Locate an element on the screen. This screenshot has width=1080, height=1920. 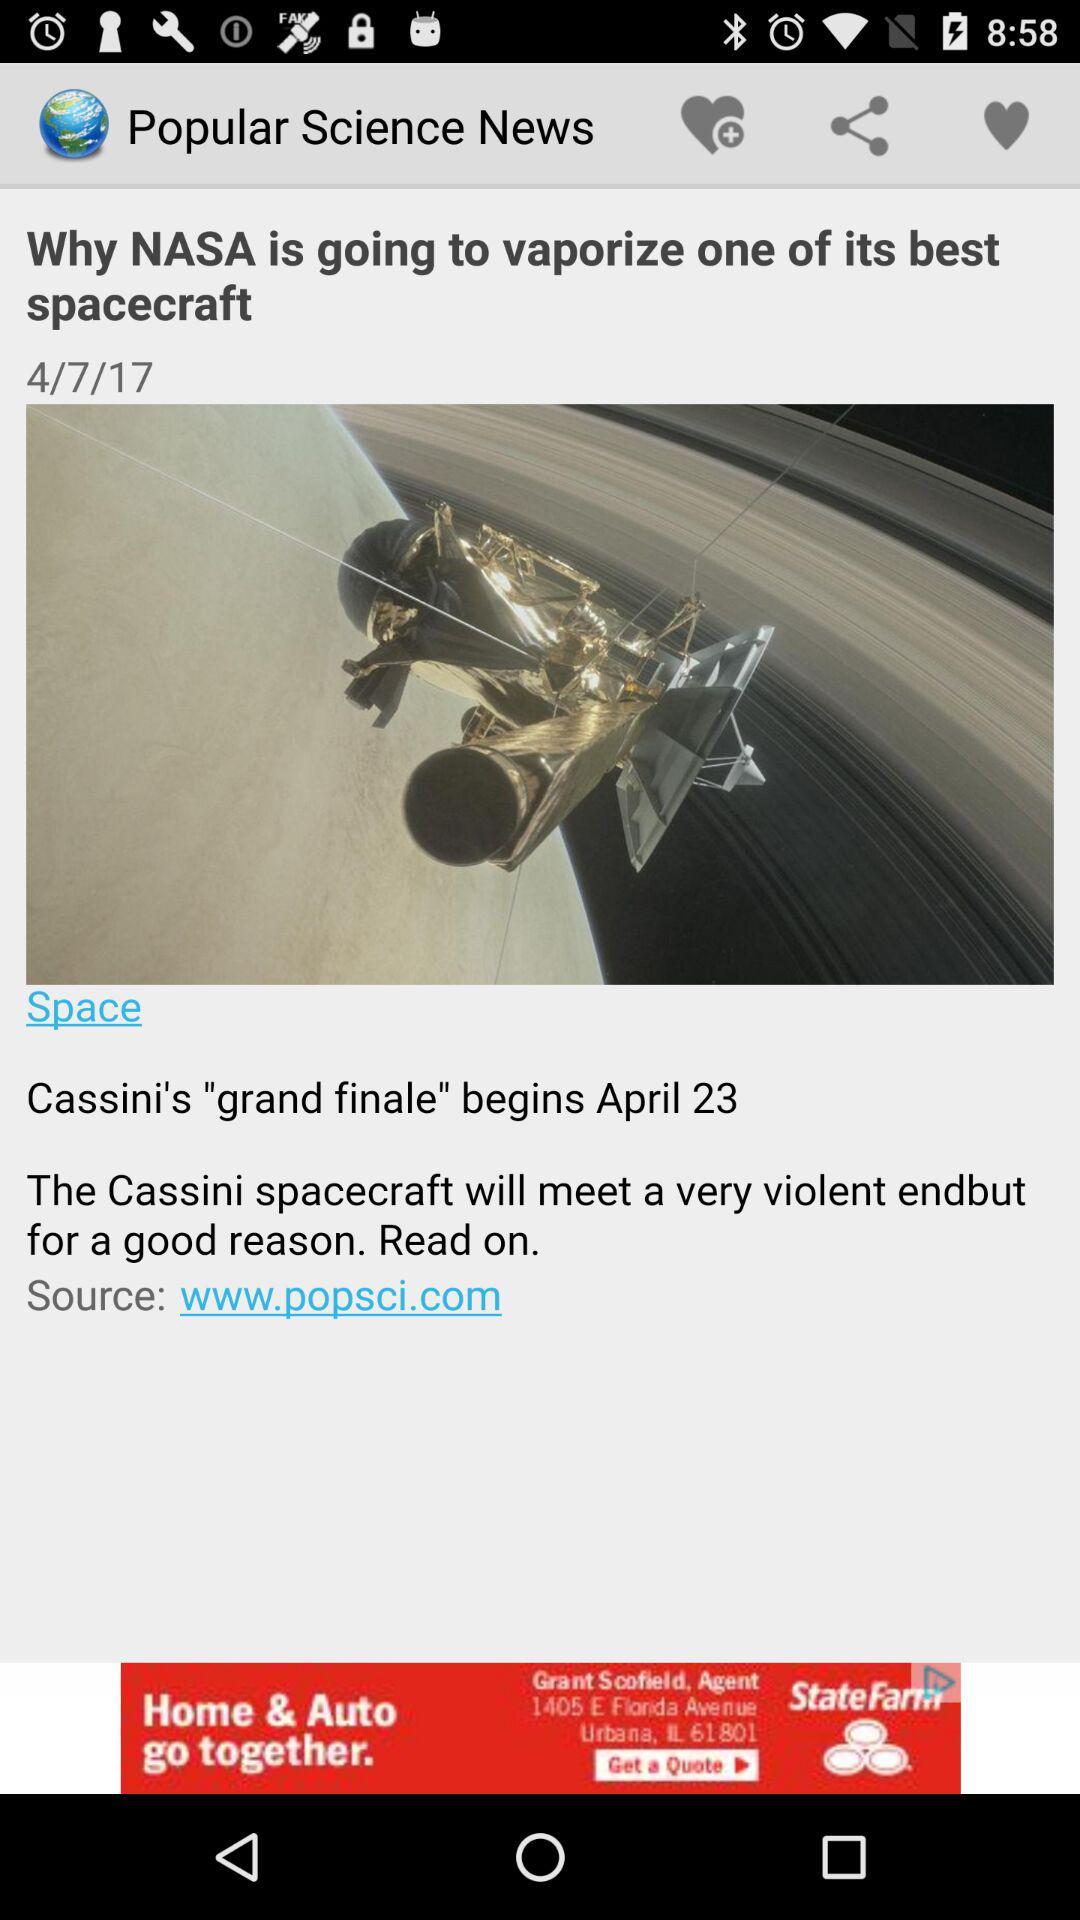
open the article is located at coordinates (540, 834).